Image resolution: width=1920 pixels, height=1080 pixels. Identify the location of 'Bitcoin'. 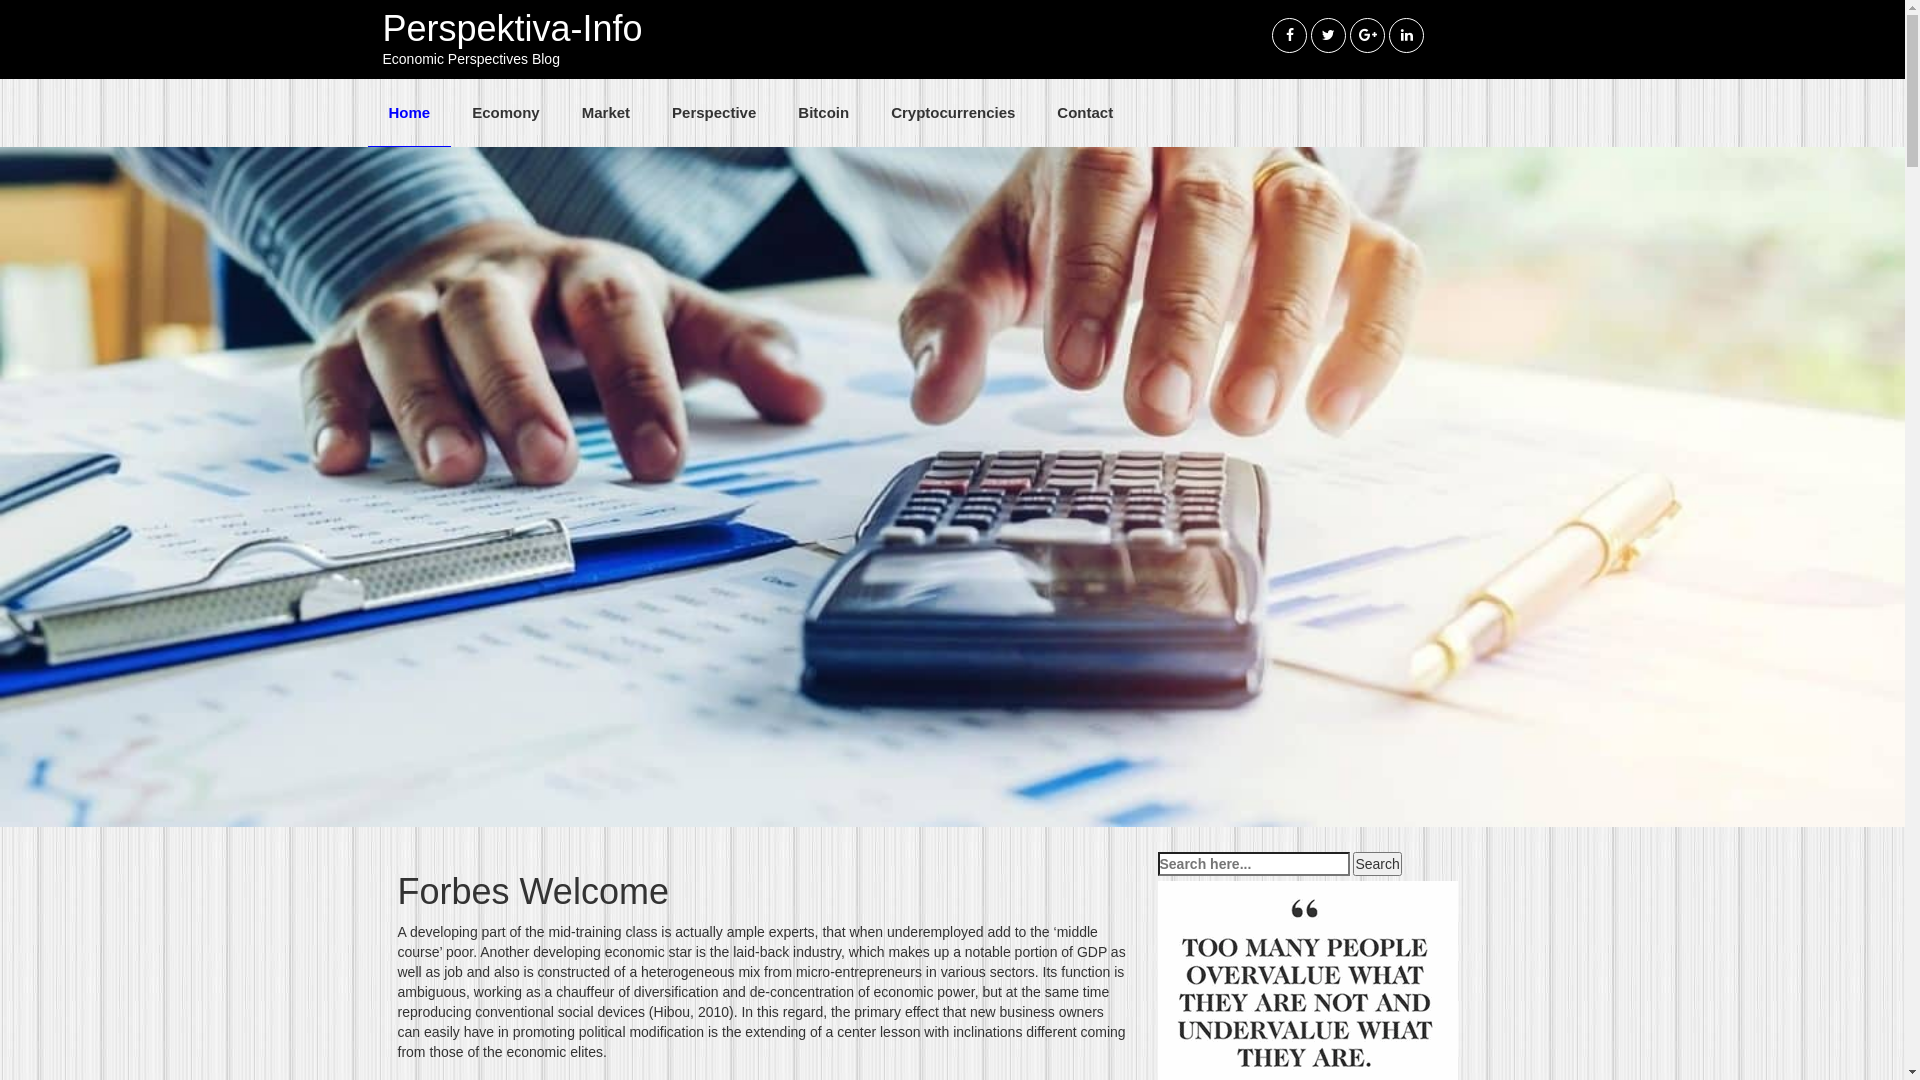
(776, 112).